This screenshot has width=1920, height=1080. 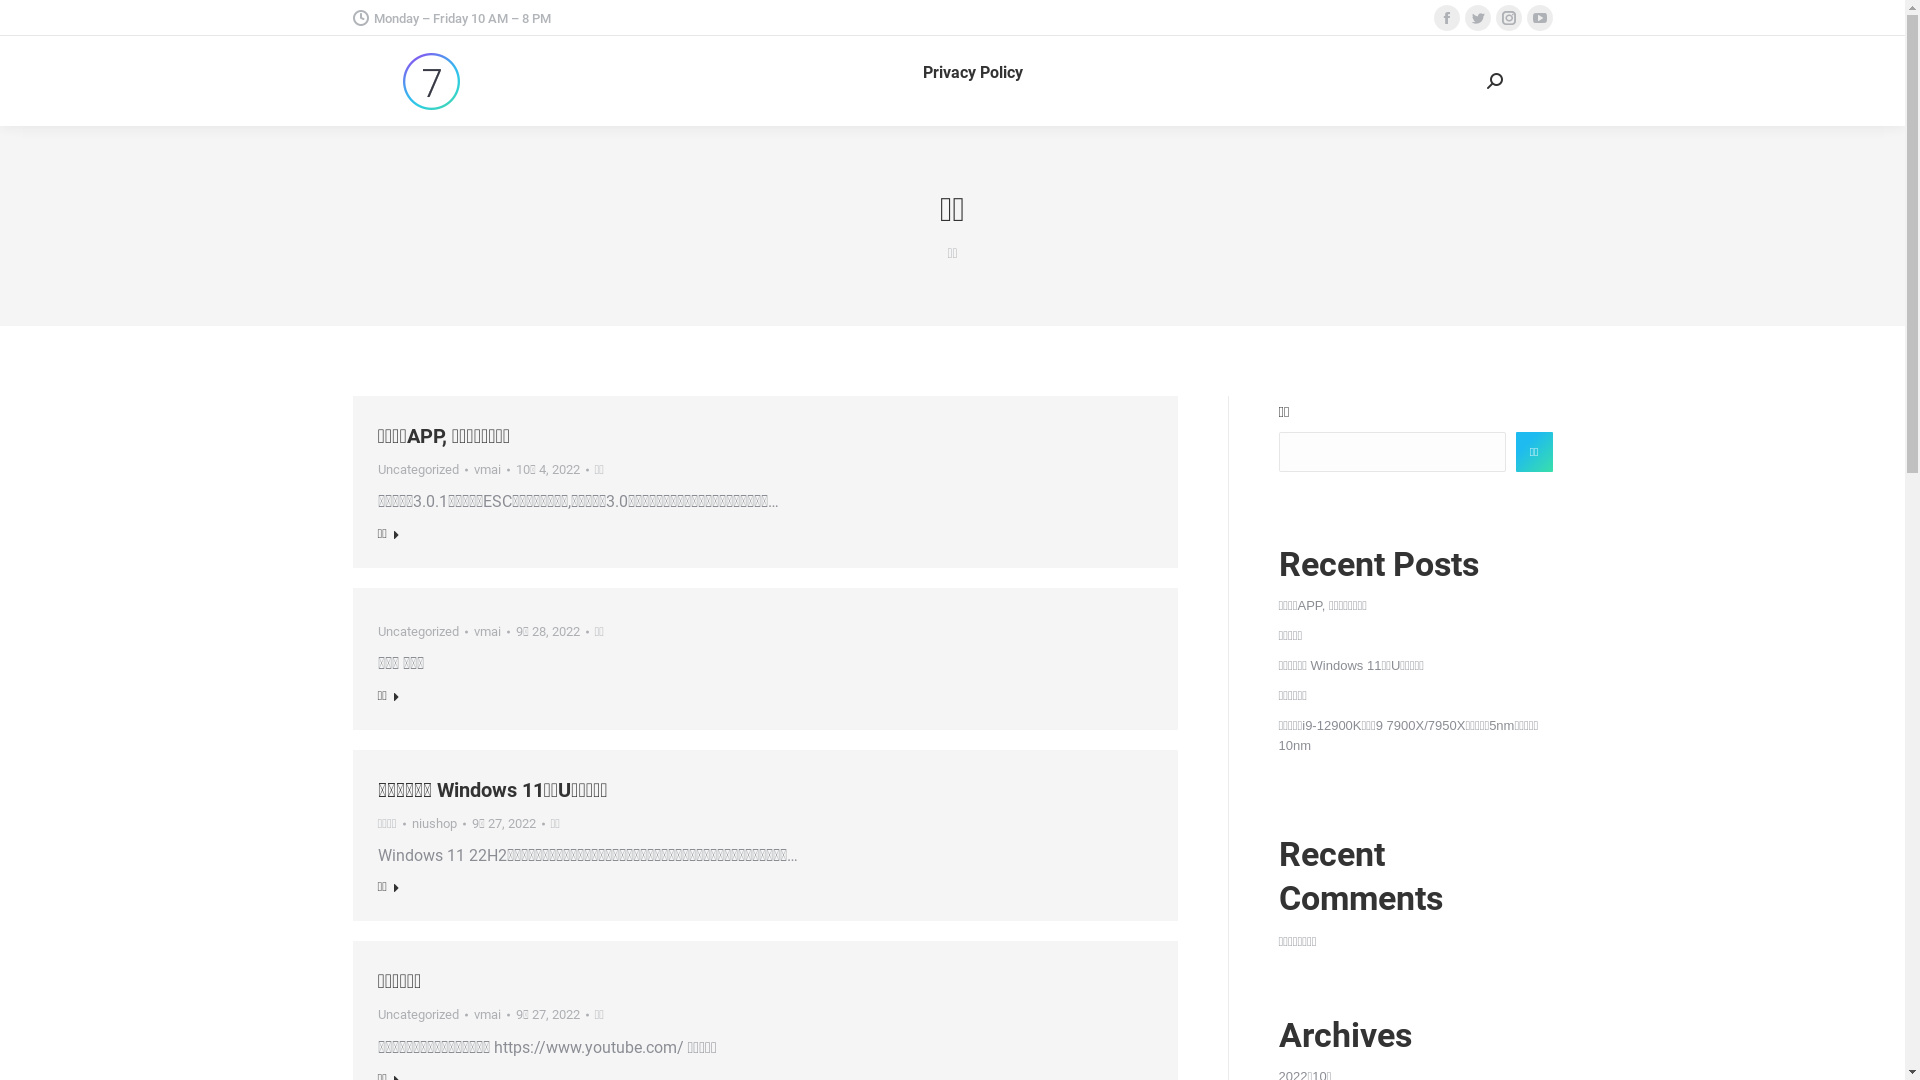 I want to click on 'Facebook page opens in new window', so click(x=1446, y=18).